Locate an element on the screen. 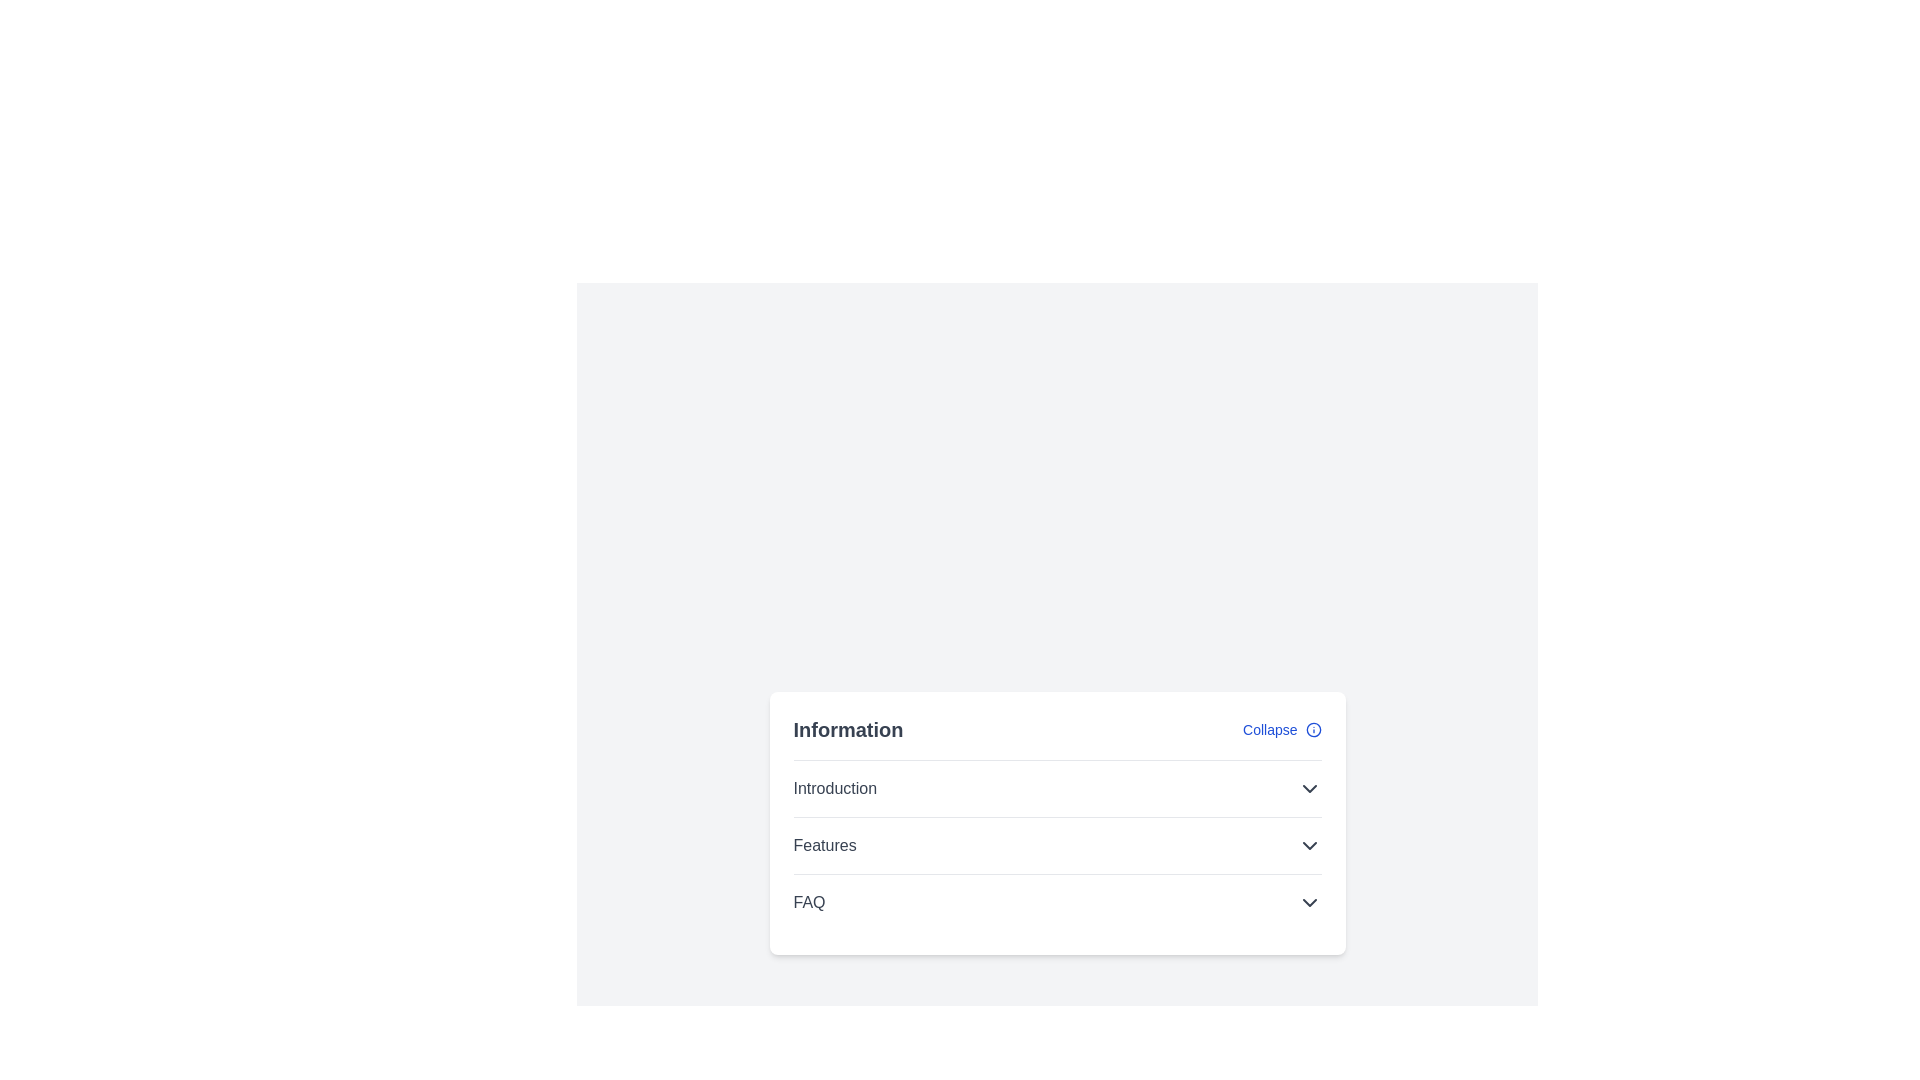  circular SVG element located in the top-right corner of the 'Information' group, adjacent to the 'Collapse' text, to view its properties is located at coordinates (1313, 729).